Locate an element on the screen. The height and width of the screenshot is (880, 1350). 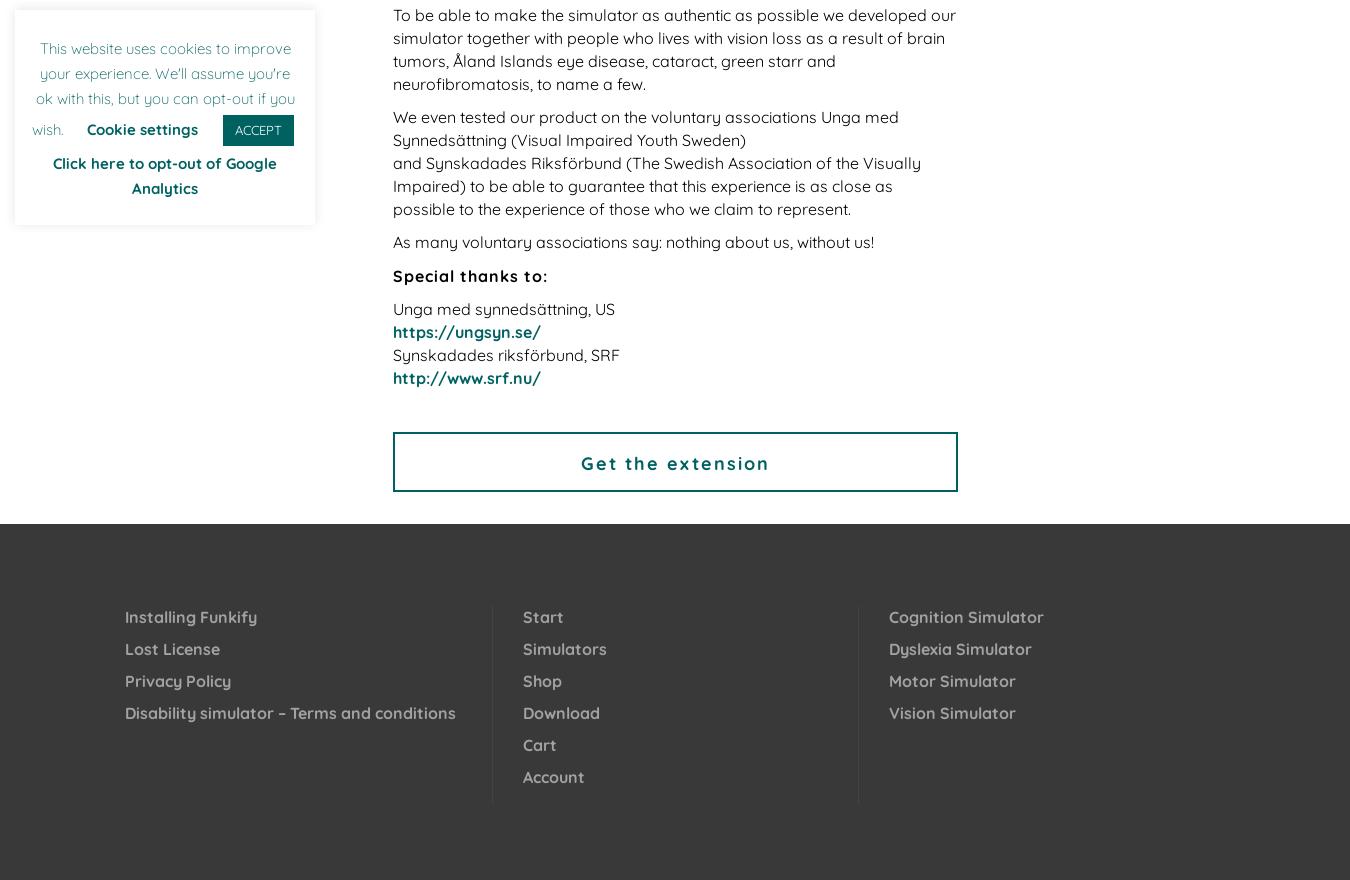
'Disability simulator – Terms and conditions' is located at coordinates (289, 712).